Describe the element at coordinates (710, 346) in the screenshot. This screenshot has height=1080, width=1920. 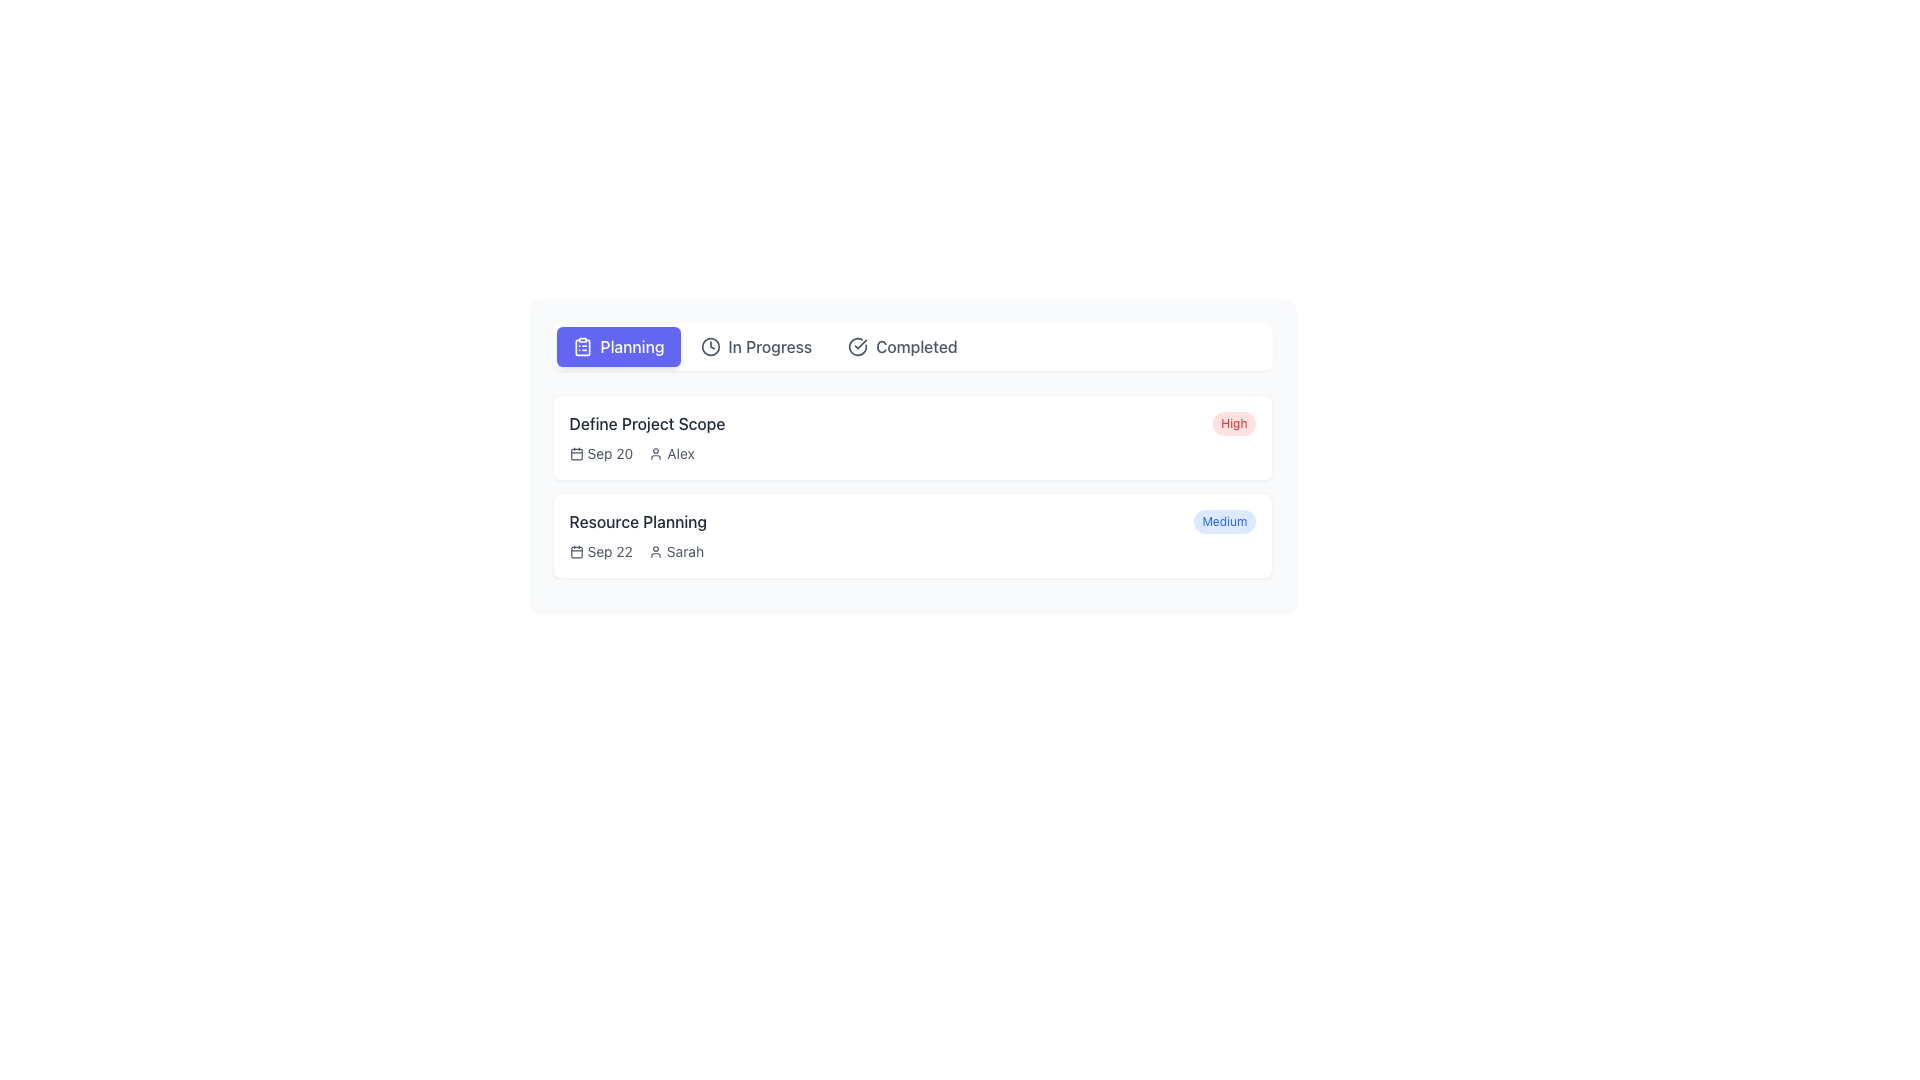
I see `the clock icon located to the left of the 'In Progress' label for navigational purposes` at that location.